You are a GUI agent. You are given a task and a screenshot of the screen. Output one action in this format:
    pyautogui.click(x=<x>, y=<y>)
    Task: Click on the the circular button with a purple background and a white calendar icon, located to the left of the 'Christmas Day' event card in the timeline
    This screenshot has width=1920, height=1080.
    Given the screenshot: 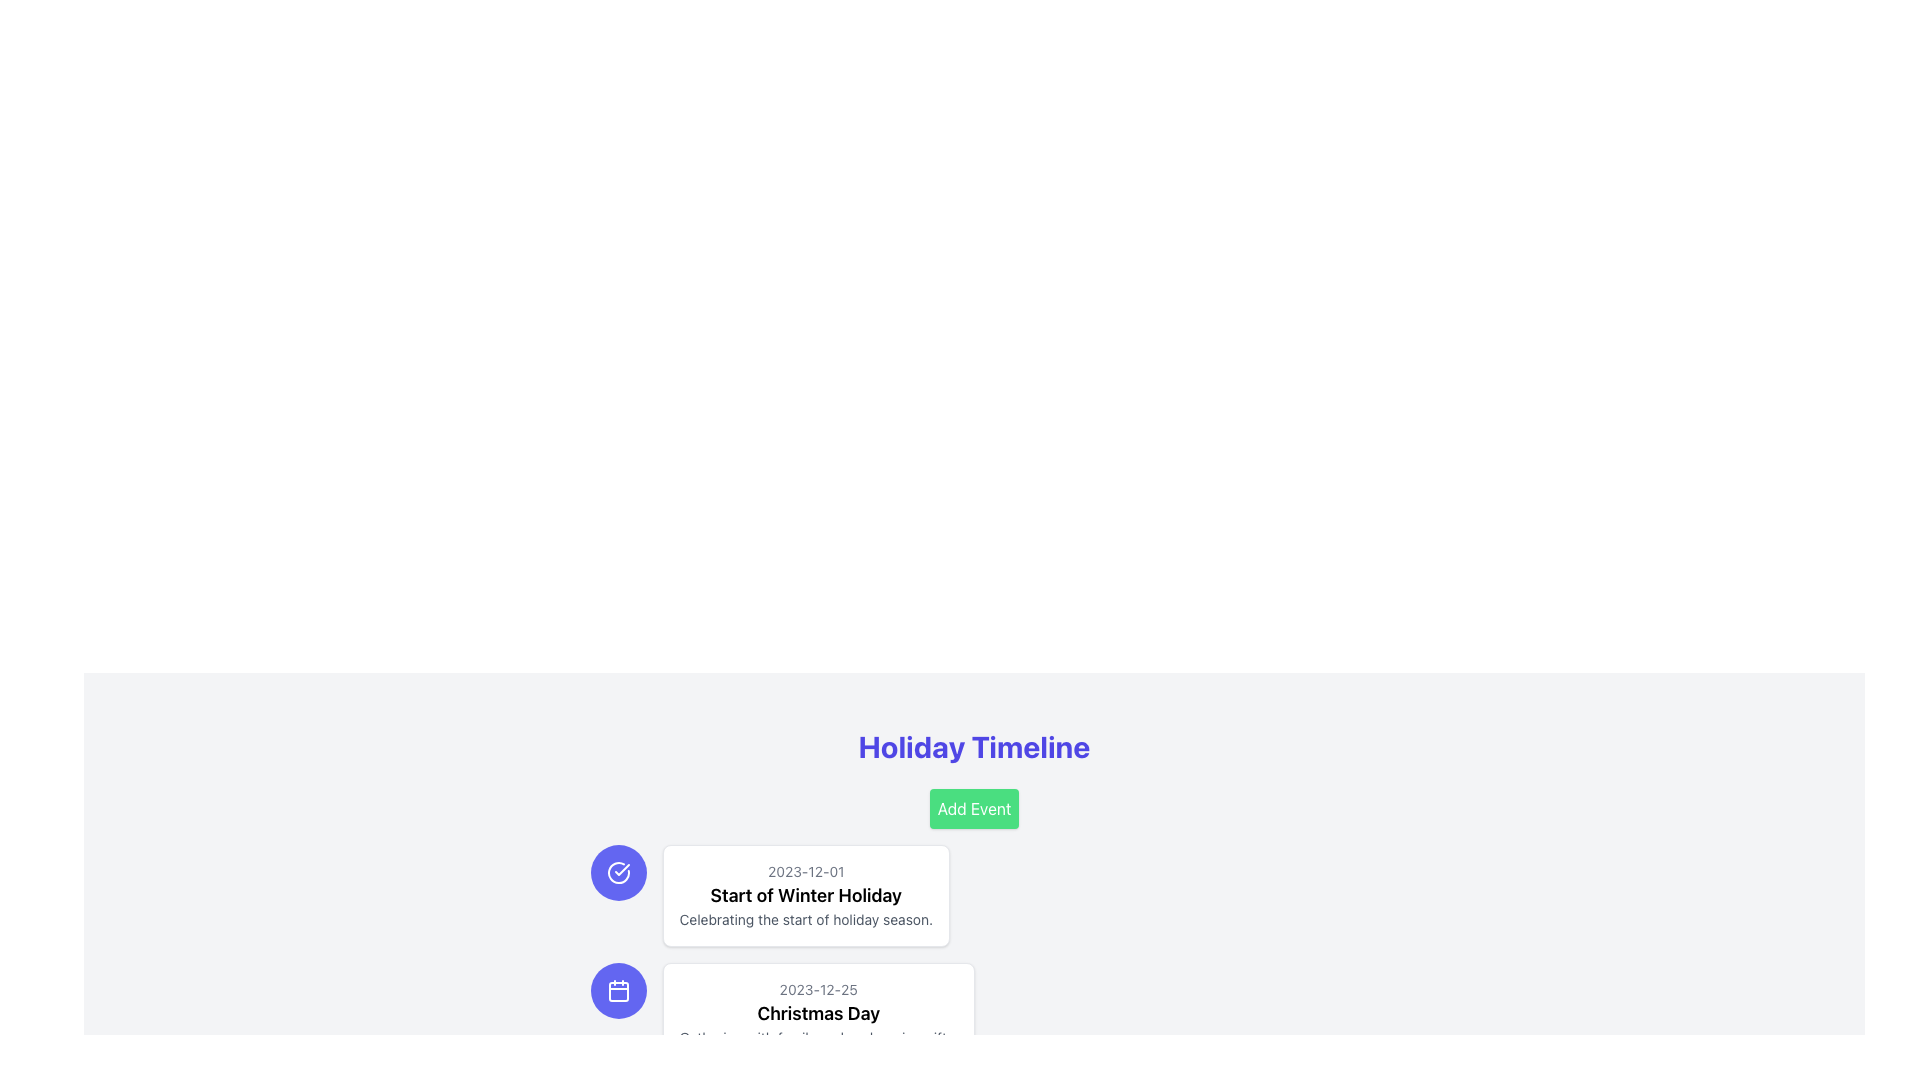 What is the action you would take?
    pyautogui.click(x=617, y=991)
    